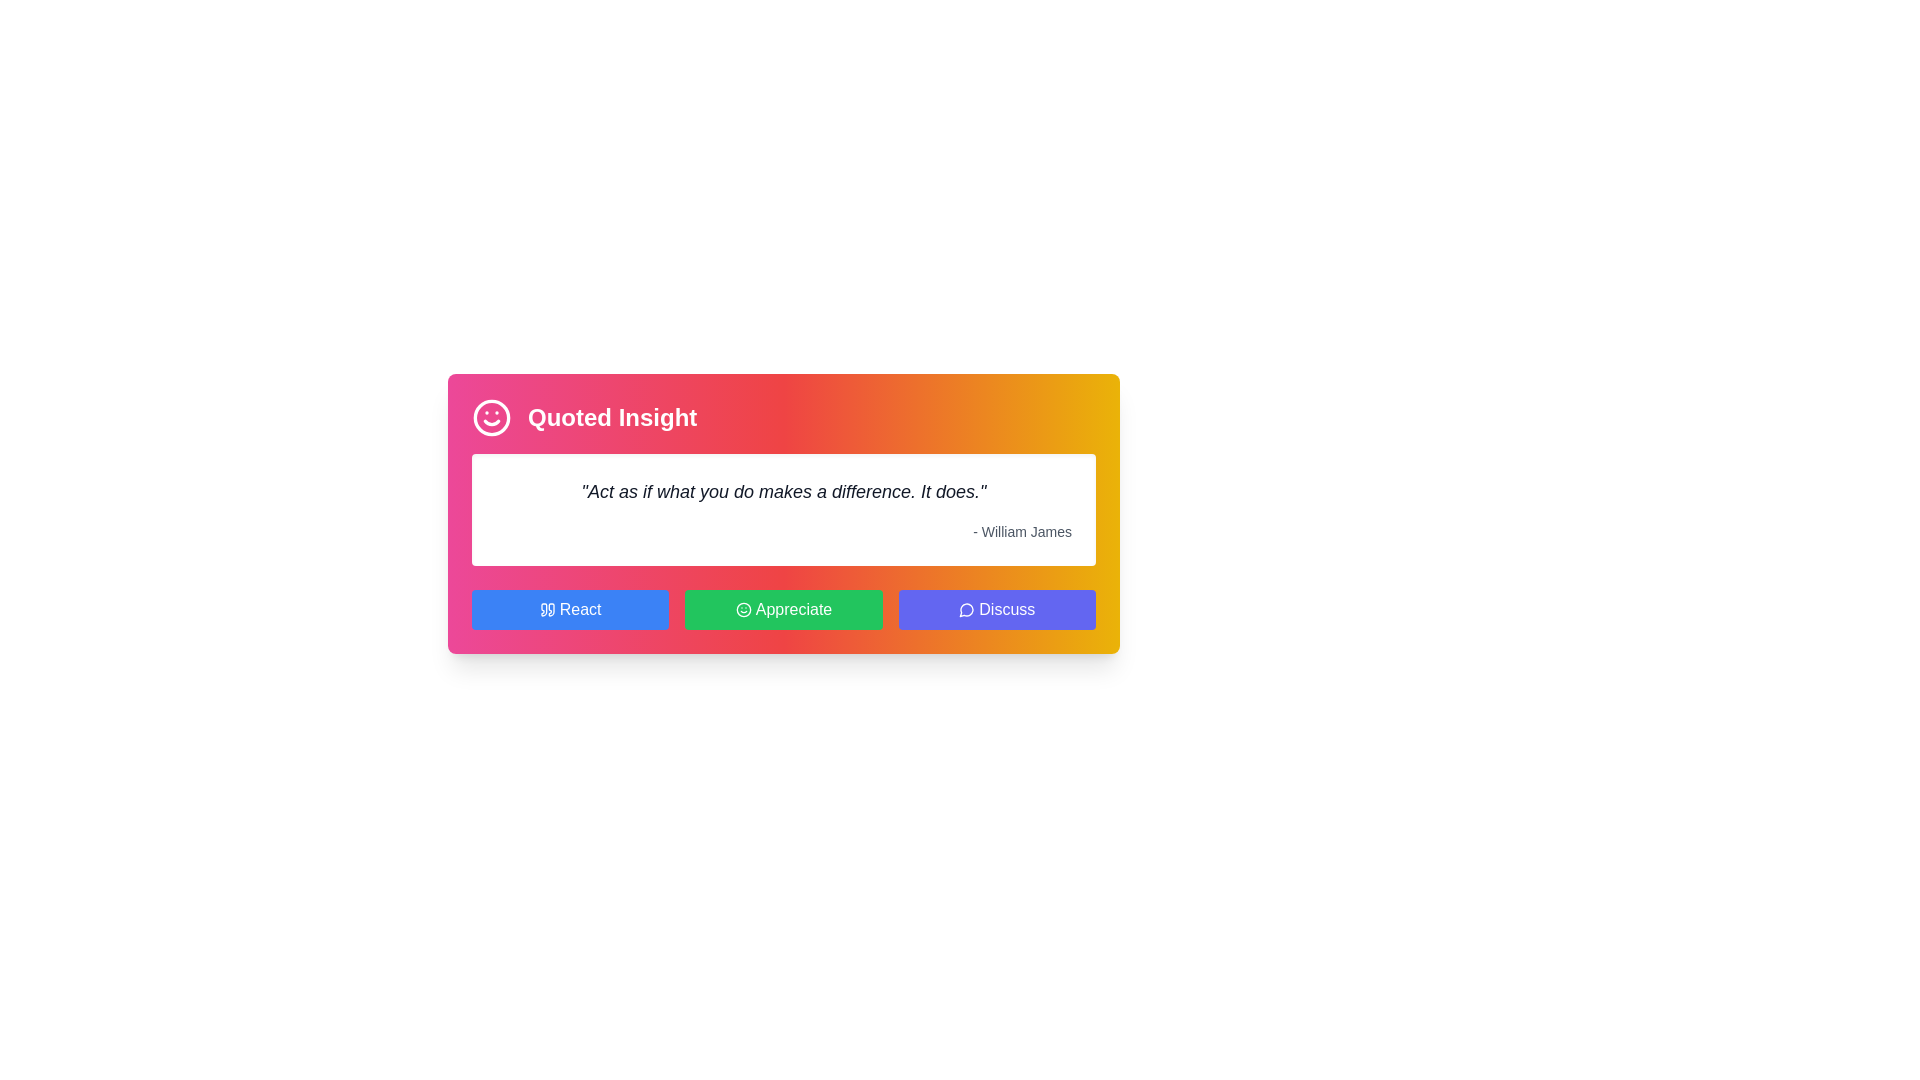 The height and width of the screenshot is (1080, 1920). What do you see at coordinates (544, 608) in the screenshot?
I see `the second quotation mark icon in the top-left corner of the colorful card` at bounding box center [544, 608].